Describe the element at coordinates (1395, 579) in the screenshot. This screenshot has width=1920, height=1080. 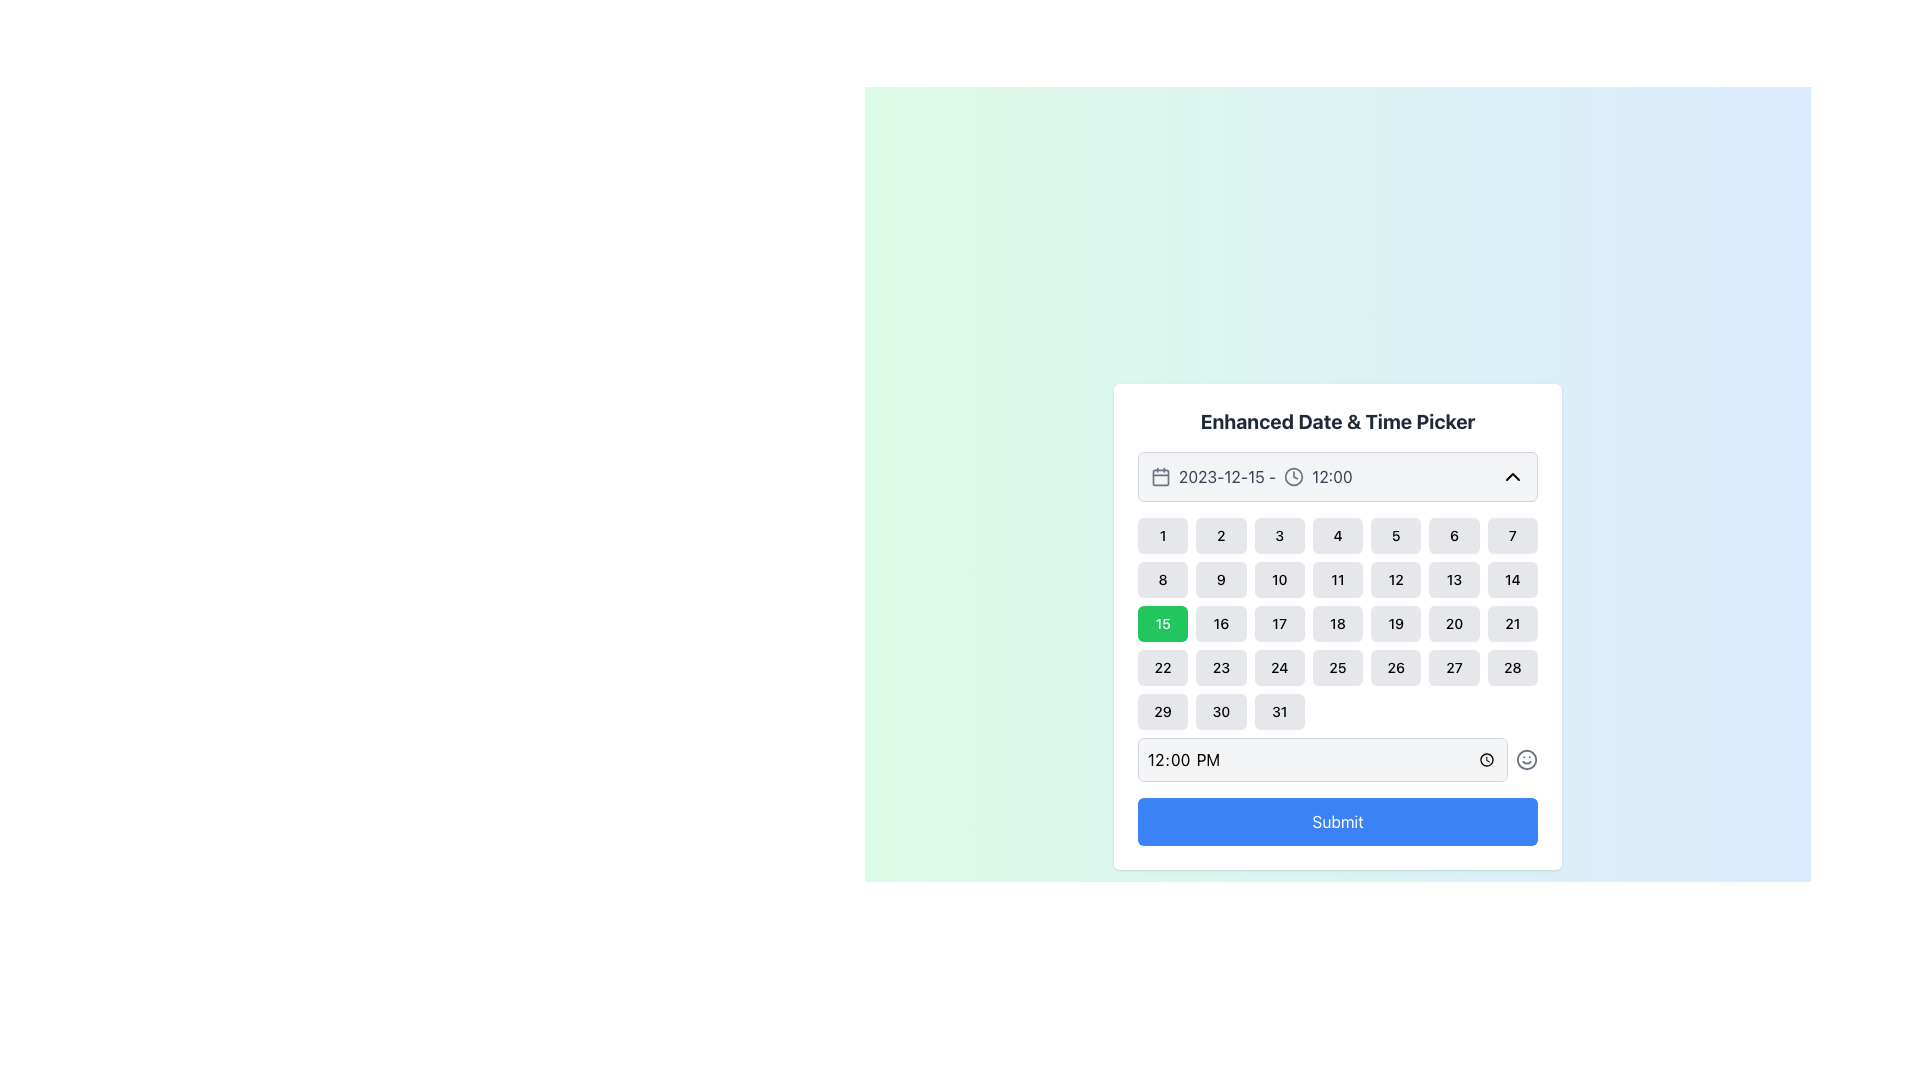
I see `the rounded button with a gray background labeled '12'` at that location.